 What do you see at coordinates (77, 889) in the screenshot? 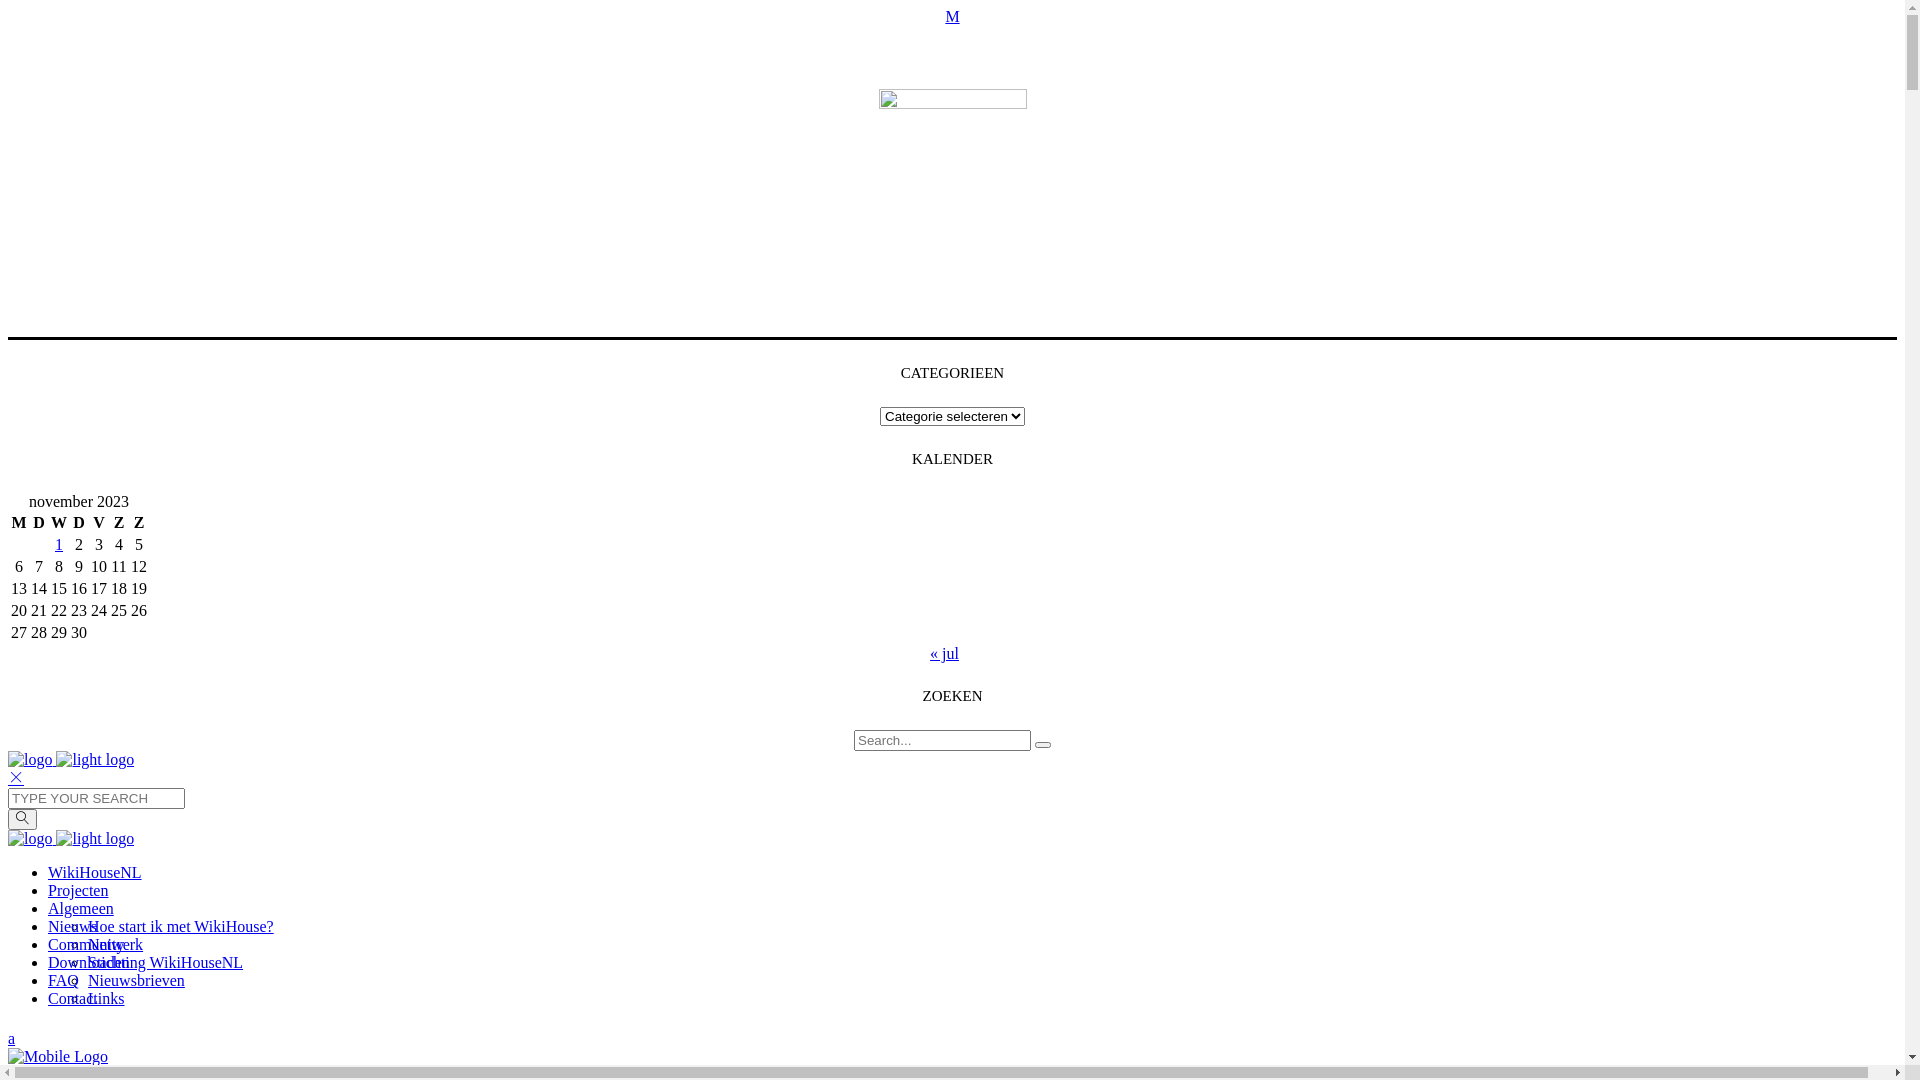
I see `'Projecten'` at bounding box center [77, 889].